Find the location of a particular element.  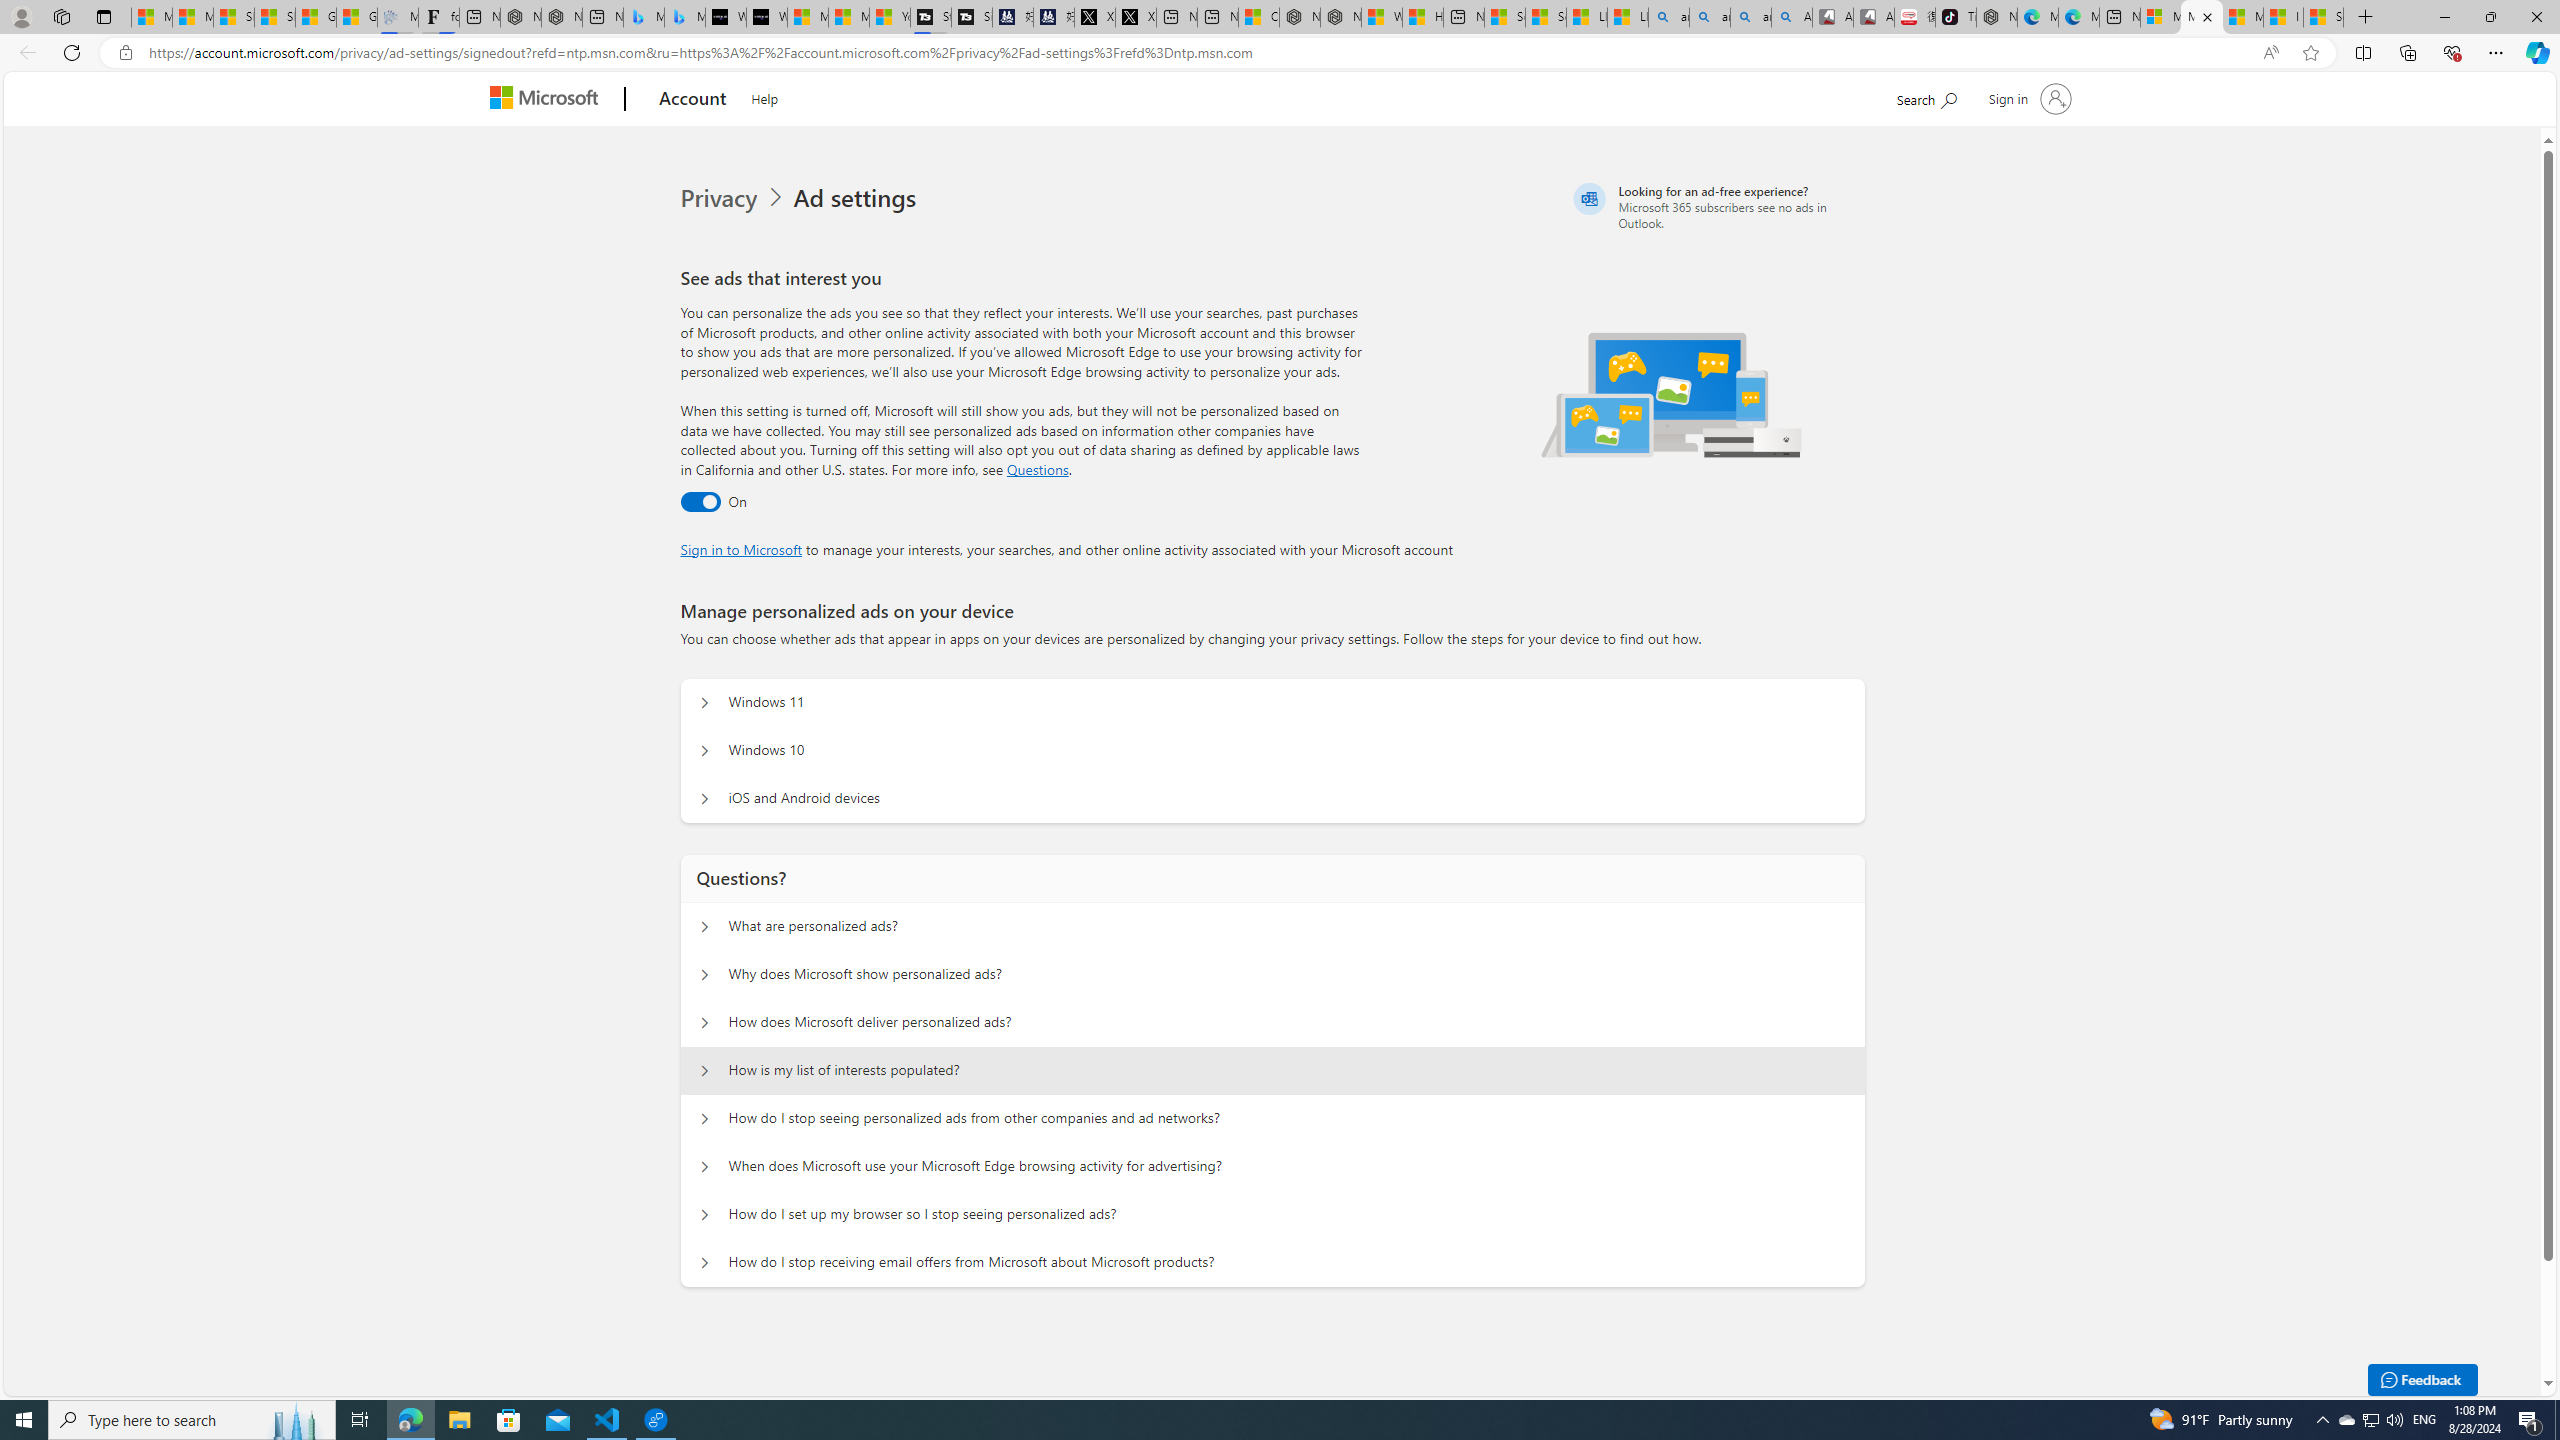

'Microsoft account | Privacy' is located at coordinates (2201, 16).